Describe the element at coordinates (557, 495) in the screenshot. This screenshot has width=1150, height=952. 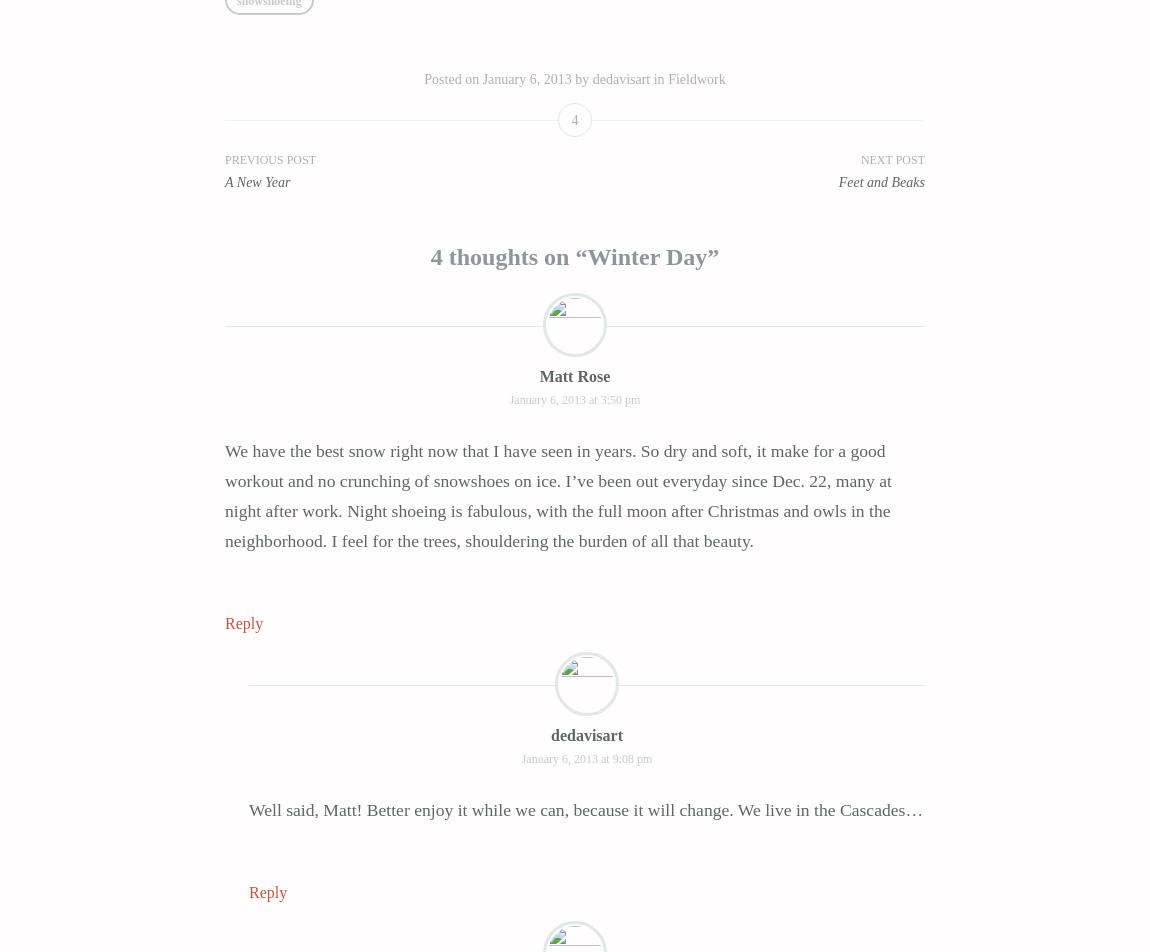
I see `'We have the best snow right now that I have seen in years. So dry and soft, it make for a good workout and no crunching of snowshoes on ice. I’ve been out everyday since Dec. 22, many at night after work. Night shoeing is fabulous, with the full moon after Christmas and owls in the neighborhood. I feel for the trees, shouldering the burden of all that beauty.'` at that location.